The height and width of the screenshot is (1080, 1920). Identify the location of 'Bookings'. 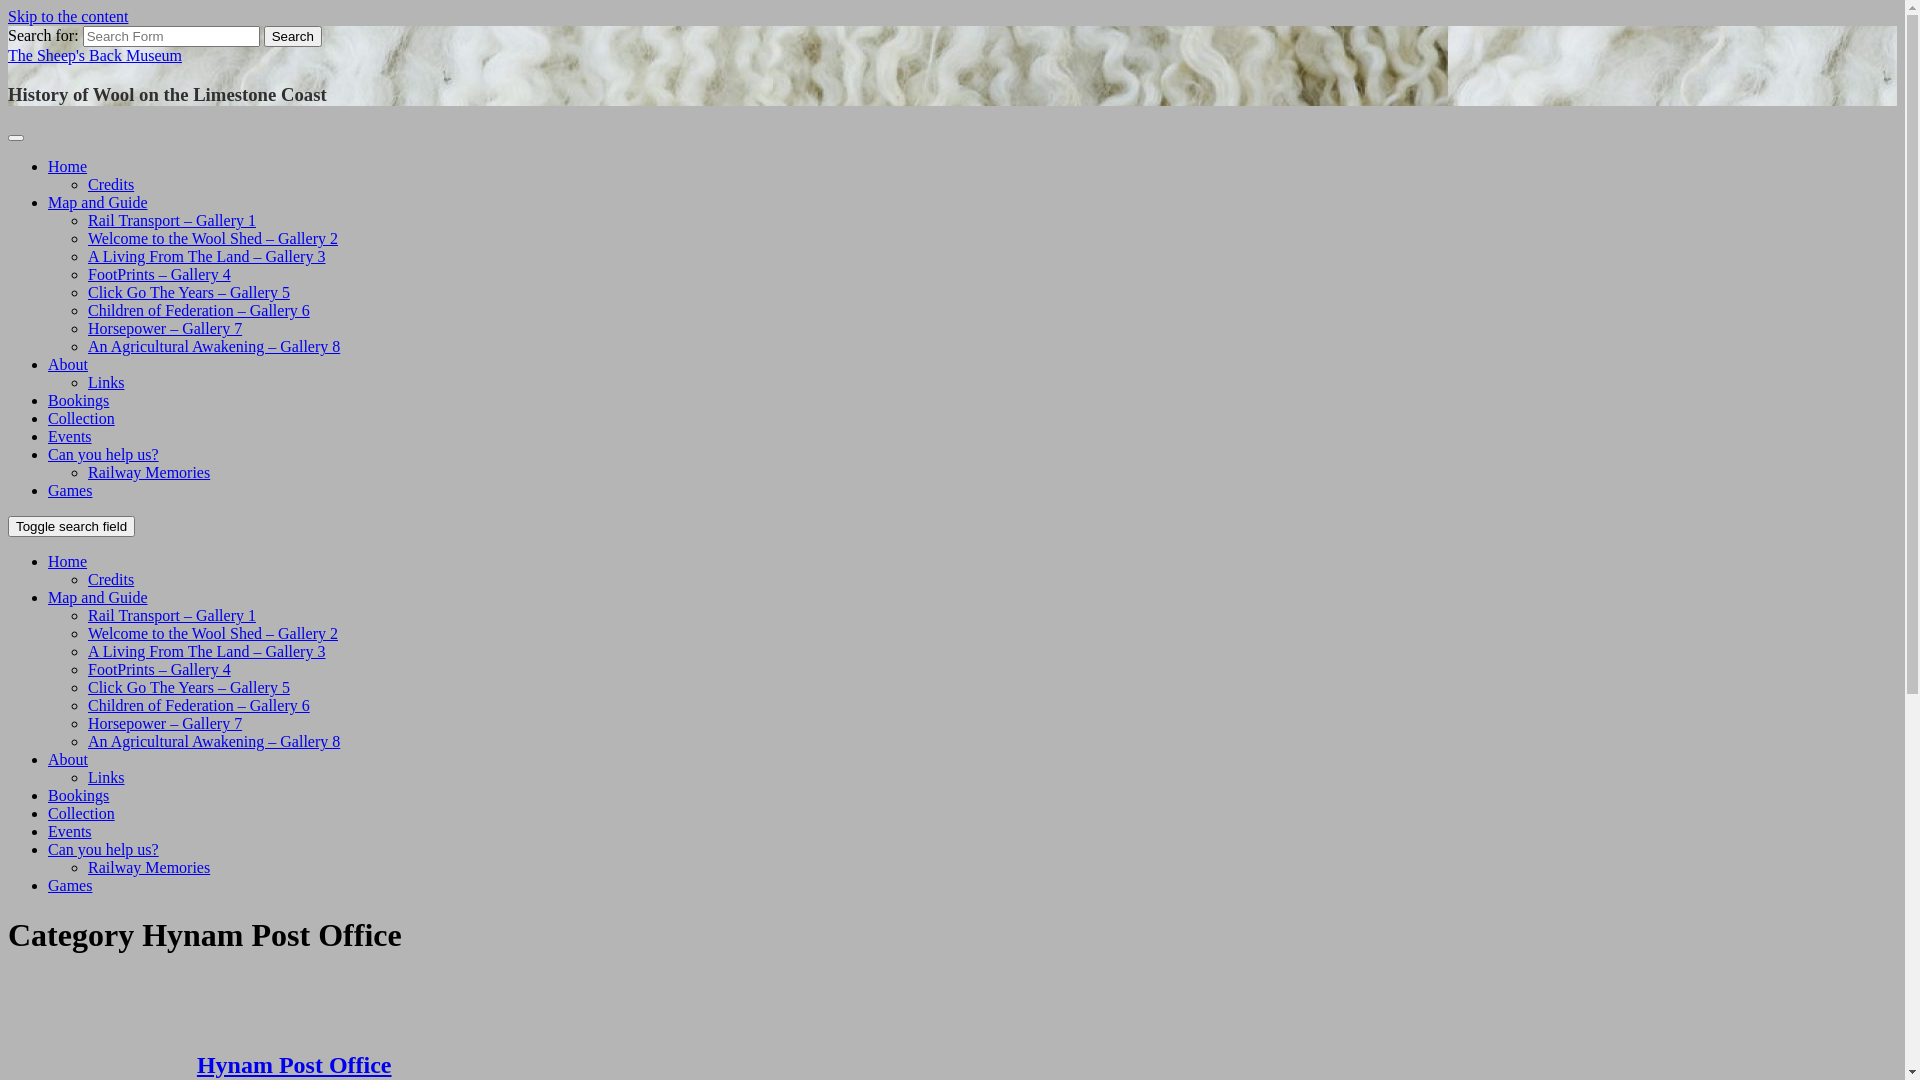
(48, 794).